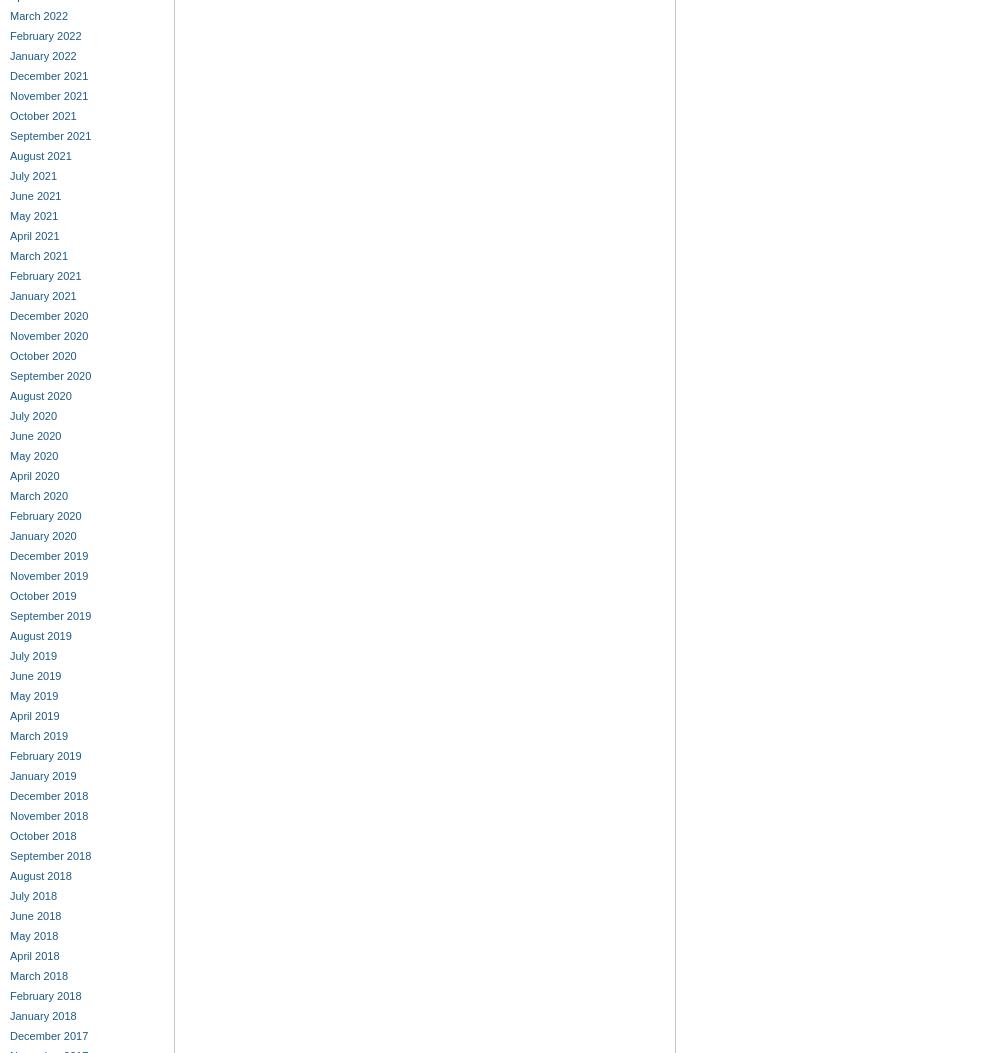 This screenshot has width=990, height=1053. I want to click on 'May 2021', so click(32, 215).